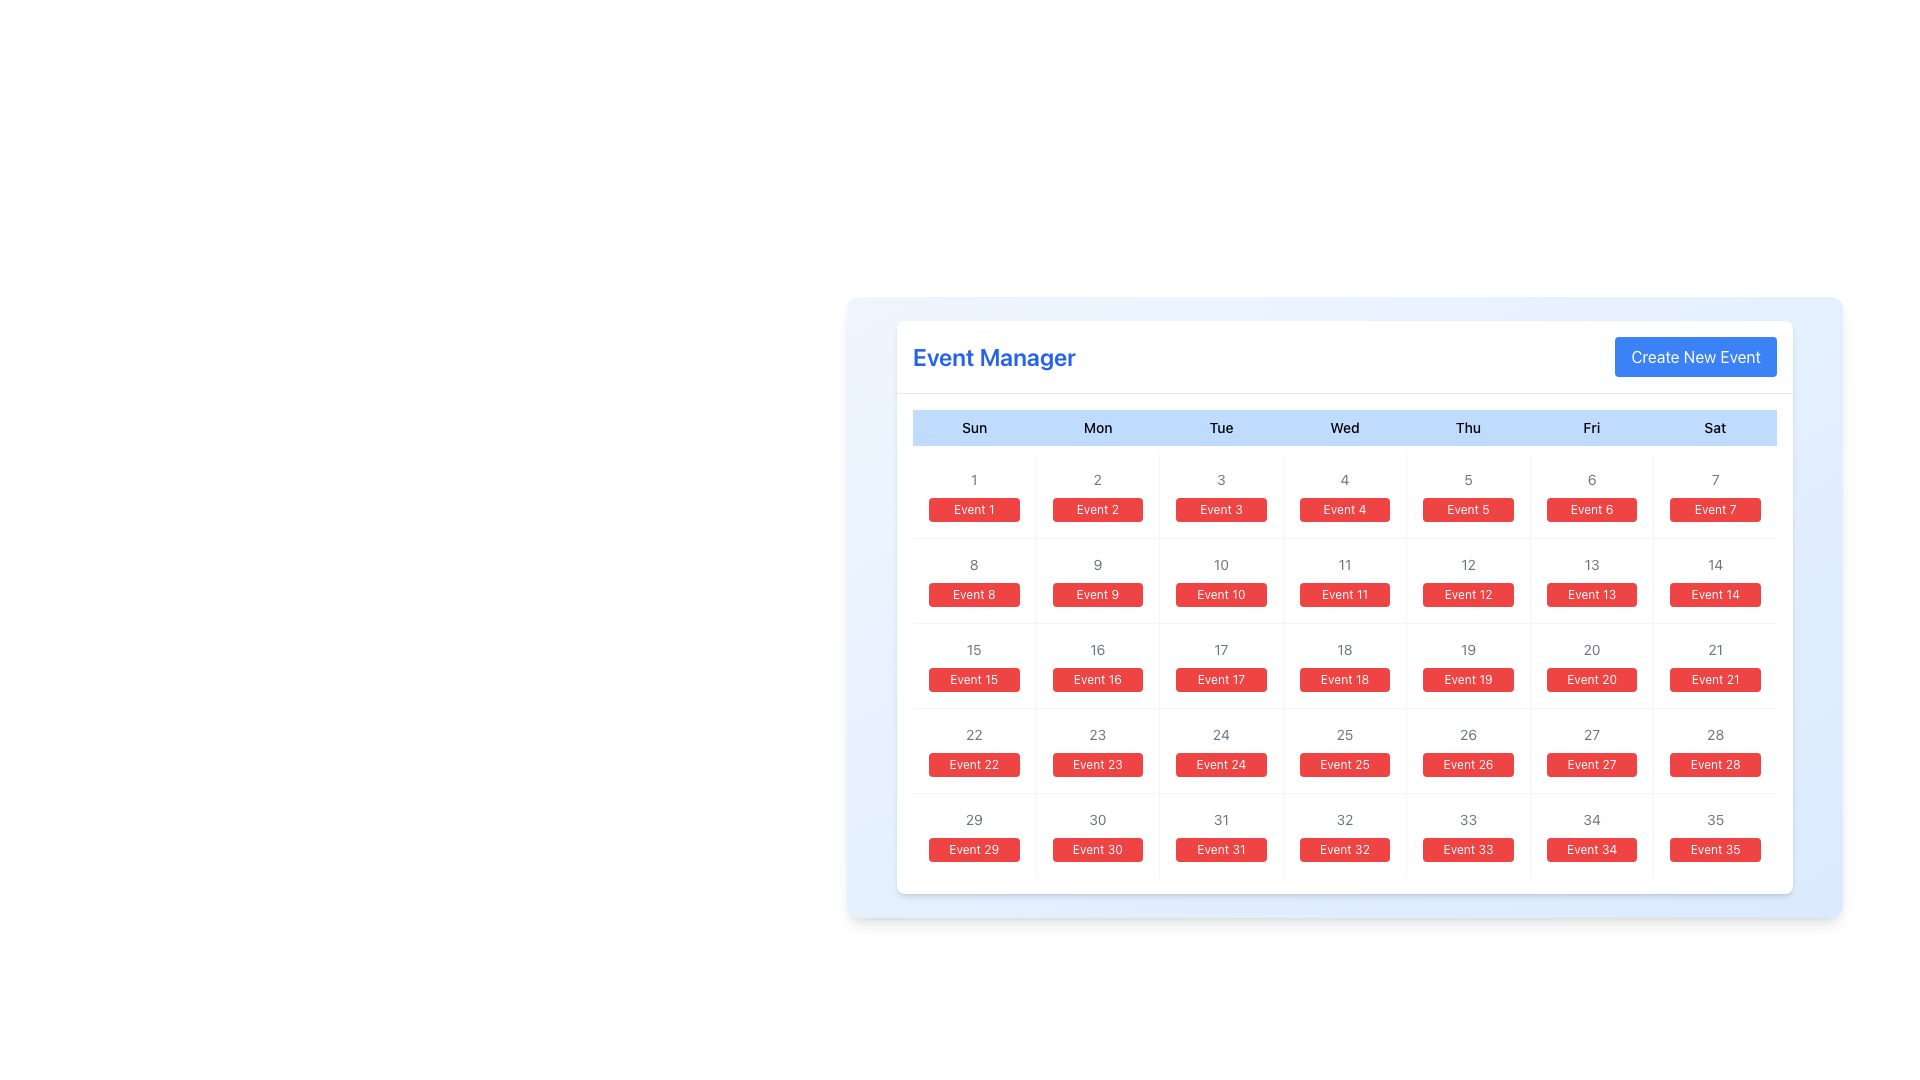 The image size is (1920, 1080). What do you see at coordinates (1714, 678) in the screenshot?
I see `the Badge representing the event scheduled for the 21st day of the month, located in the Saturday column of the calendar grid` at bounding box center [1714, 678].